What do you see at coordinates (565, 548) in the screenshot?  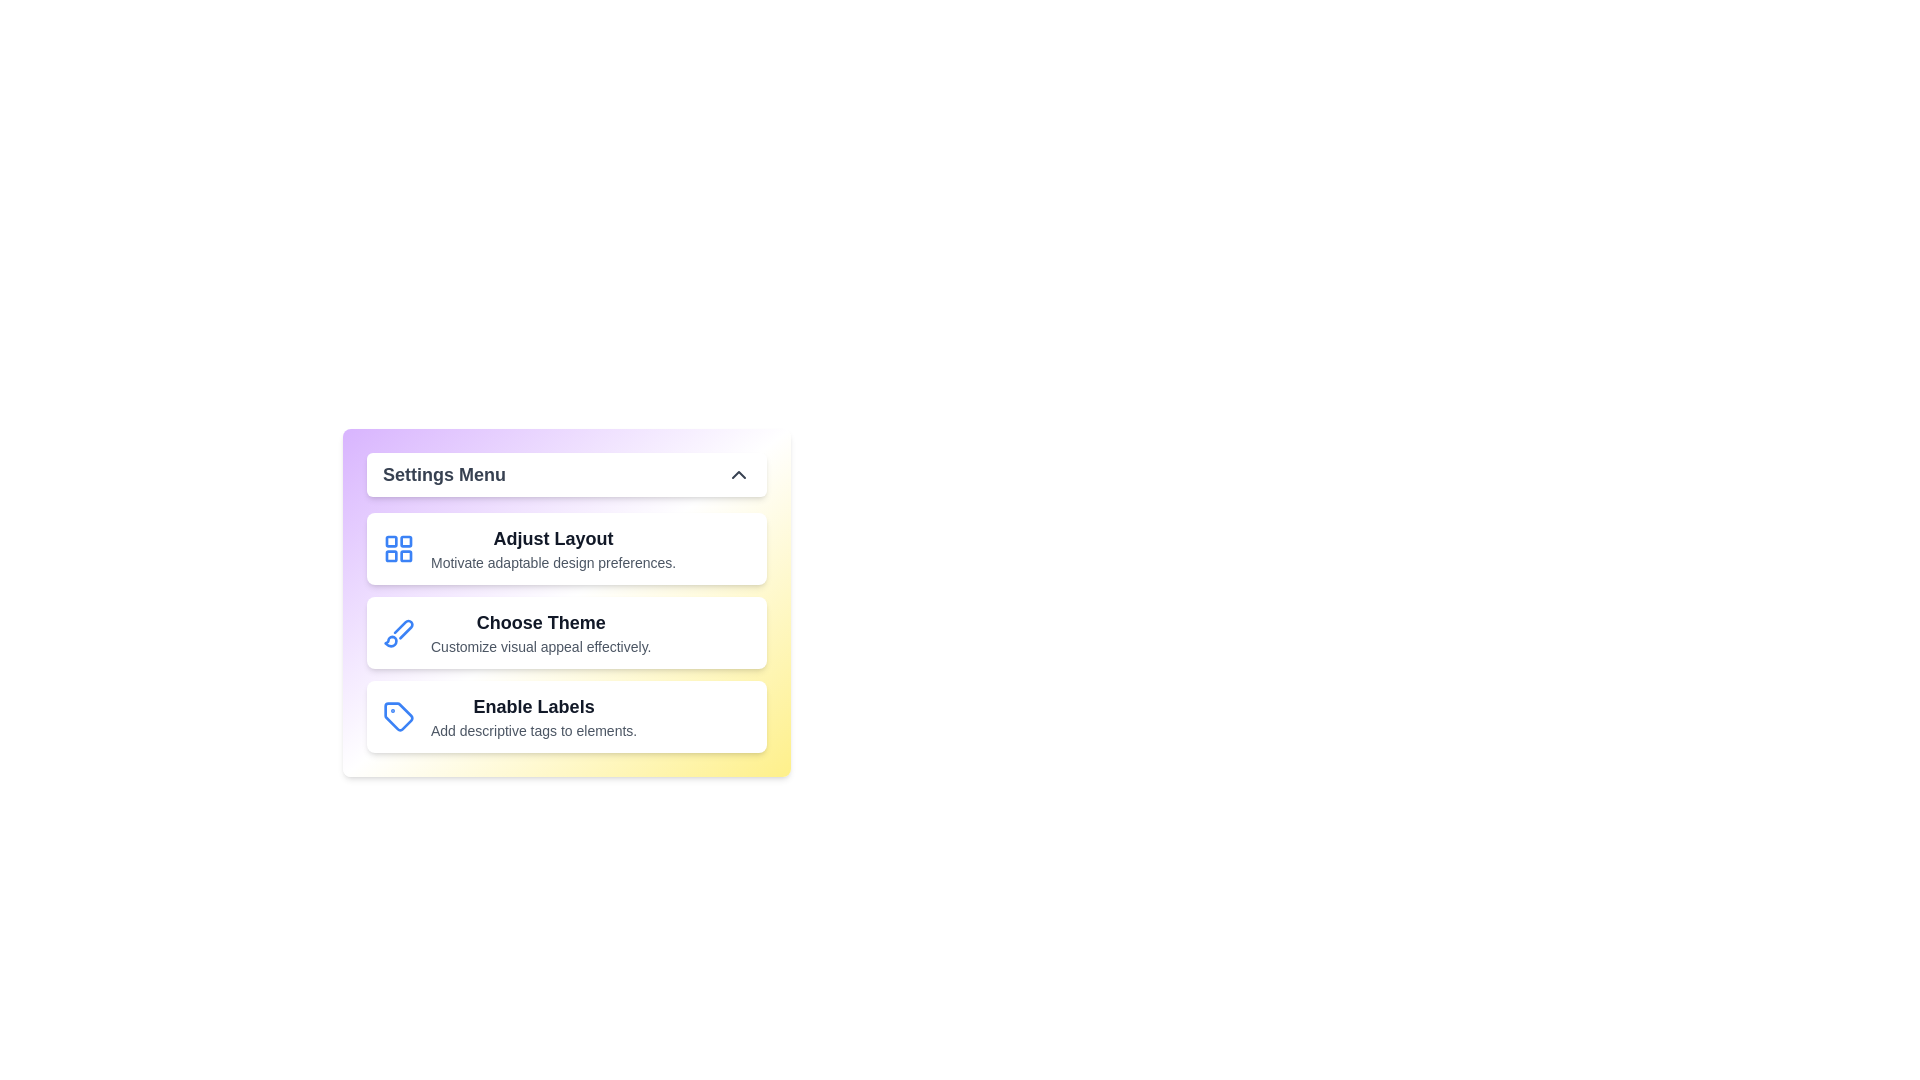 I see `the feature option Adjust Layout from the menu` at bounding box center [565, 548].